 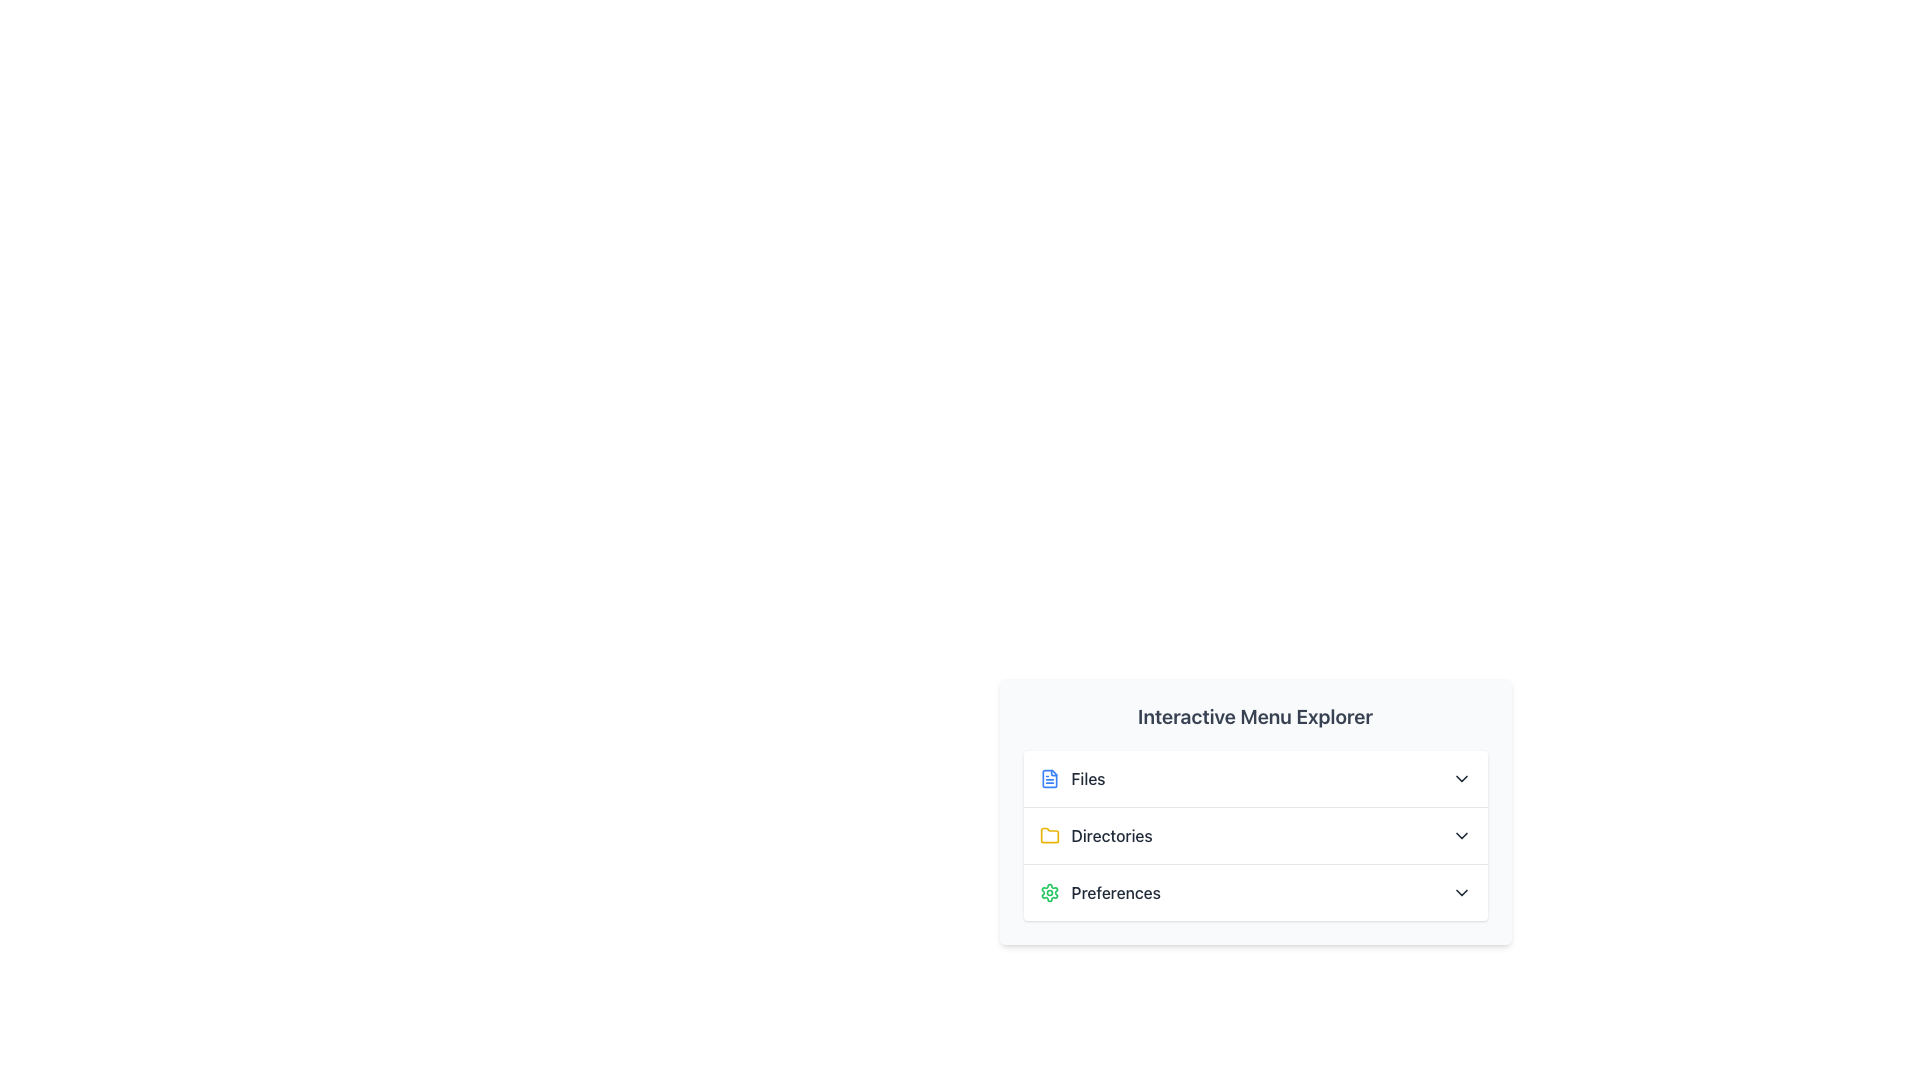 I want to click on the downward-pointing chevron icon located to the right of the 'Preferences' label, so click(x=1461, y=892).